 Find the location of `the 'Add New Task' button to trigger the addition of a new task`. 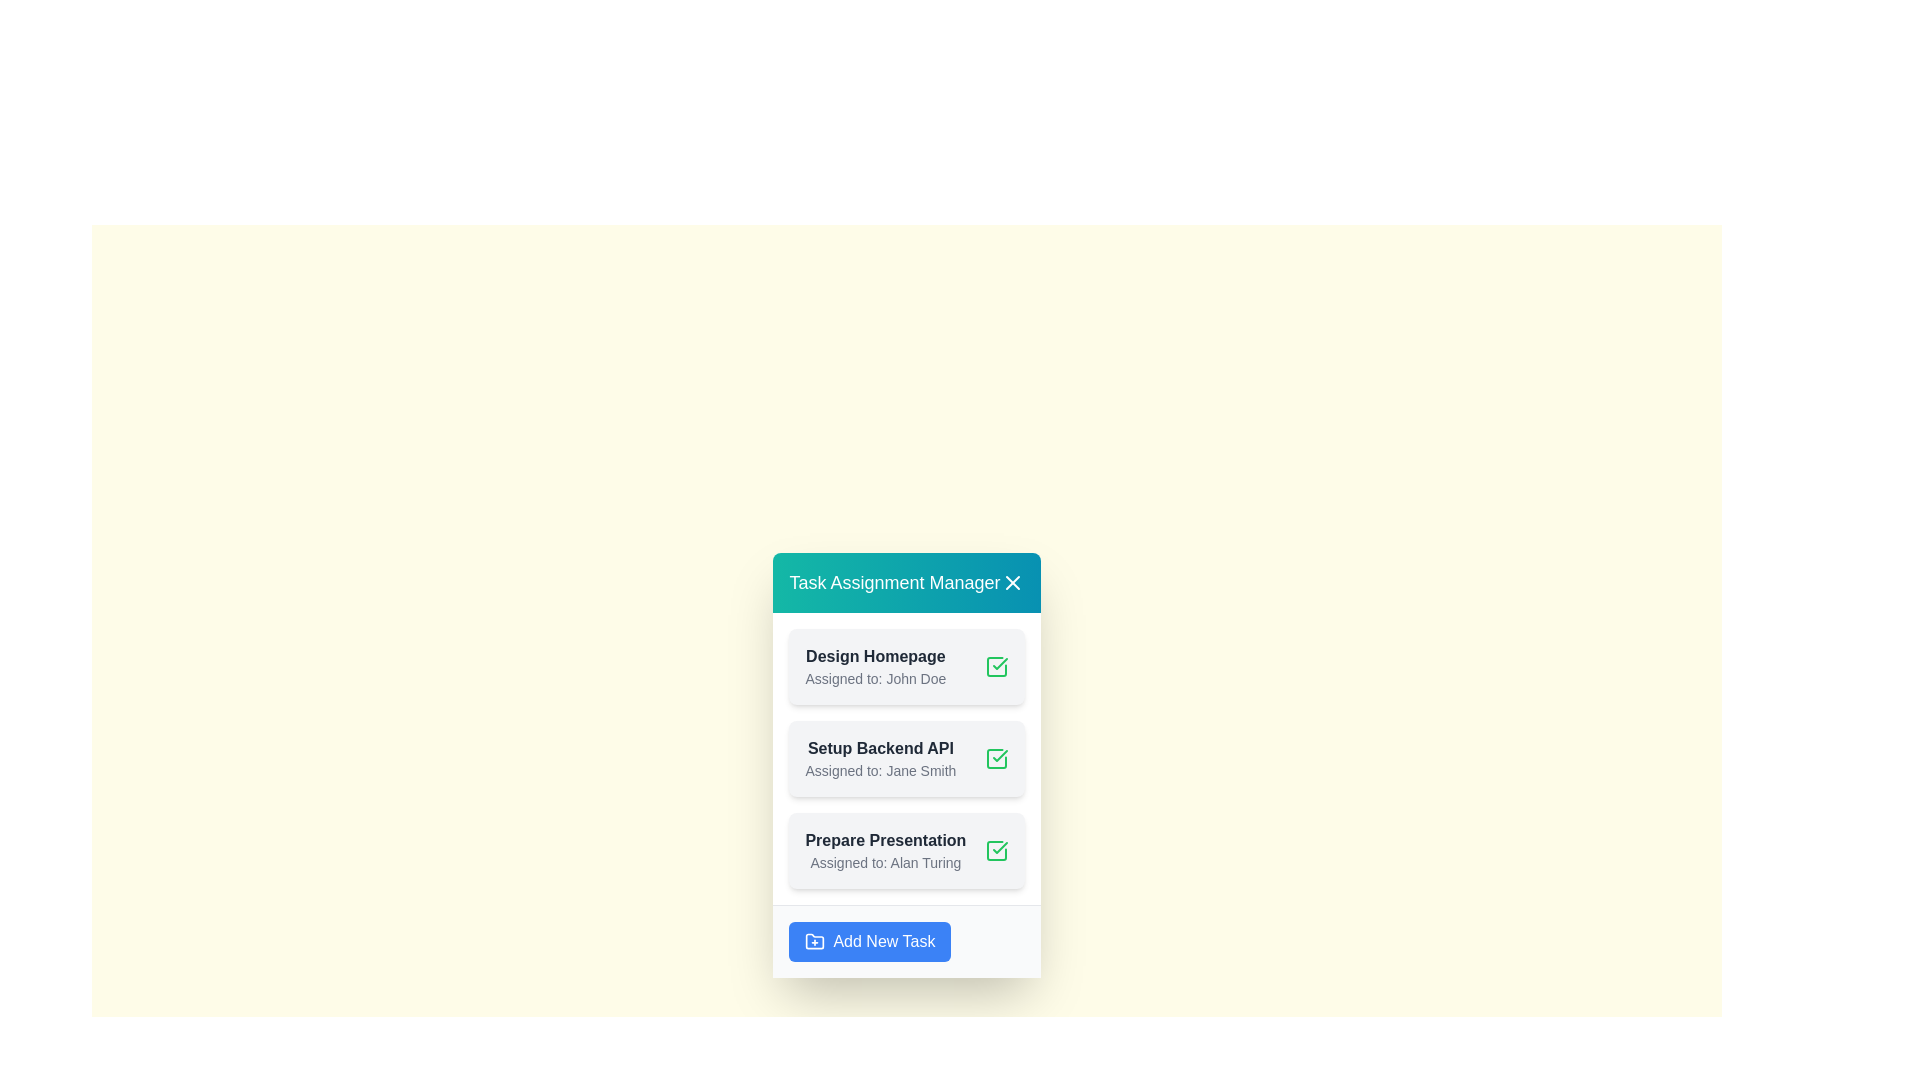

the 'Add New Task' button to trigger the addition of a new task is located at coordinates (869, 941).